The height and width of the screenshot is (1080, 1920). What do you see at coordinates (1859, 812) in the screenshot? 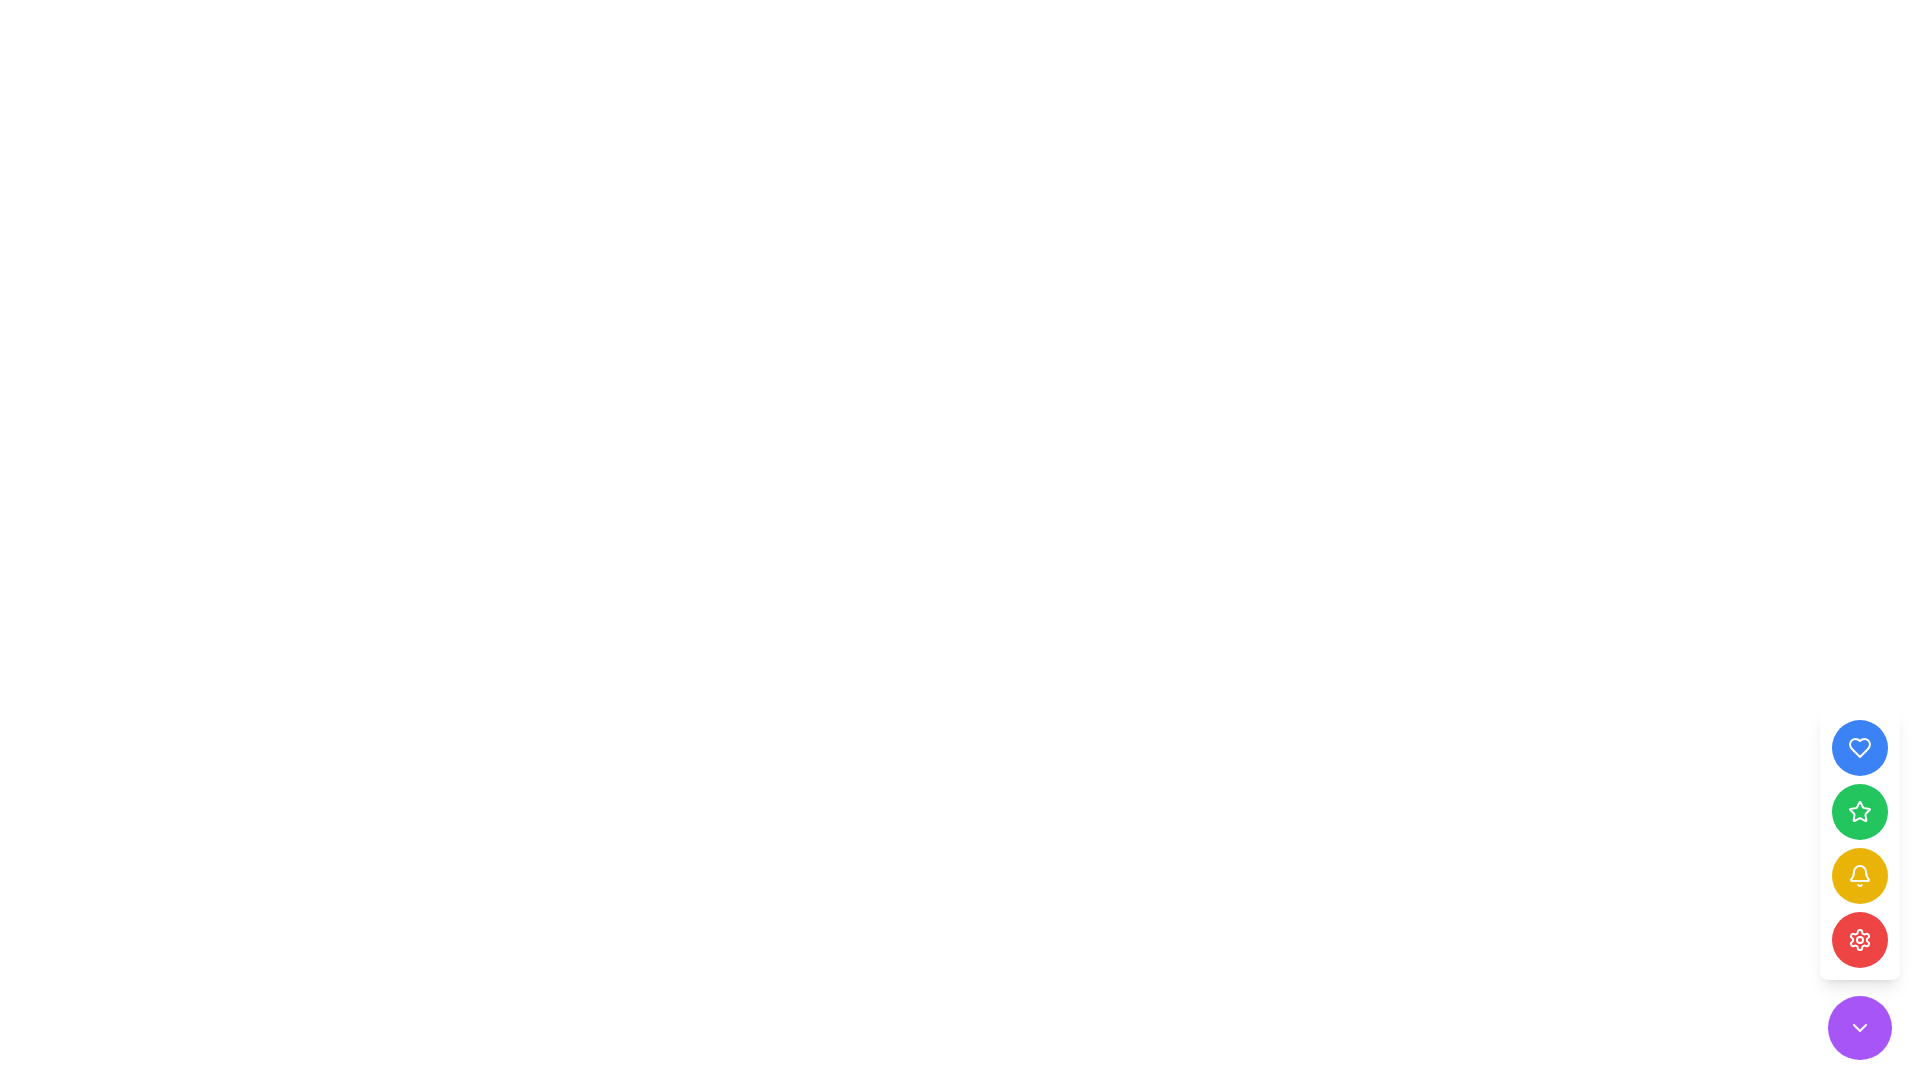
I see `the green circular button with a white star icon located as the third button in a vertical stack on the far right` at bounding box center [1859, 812].